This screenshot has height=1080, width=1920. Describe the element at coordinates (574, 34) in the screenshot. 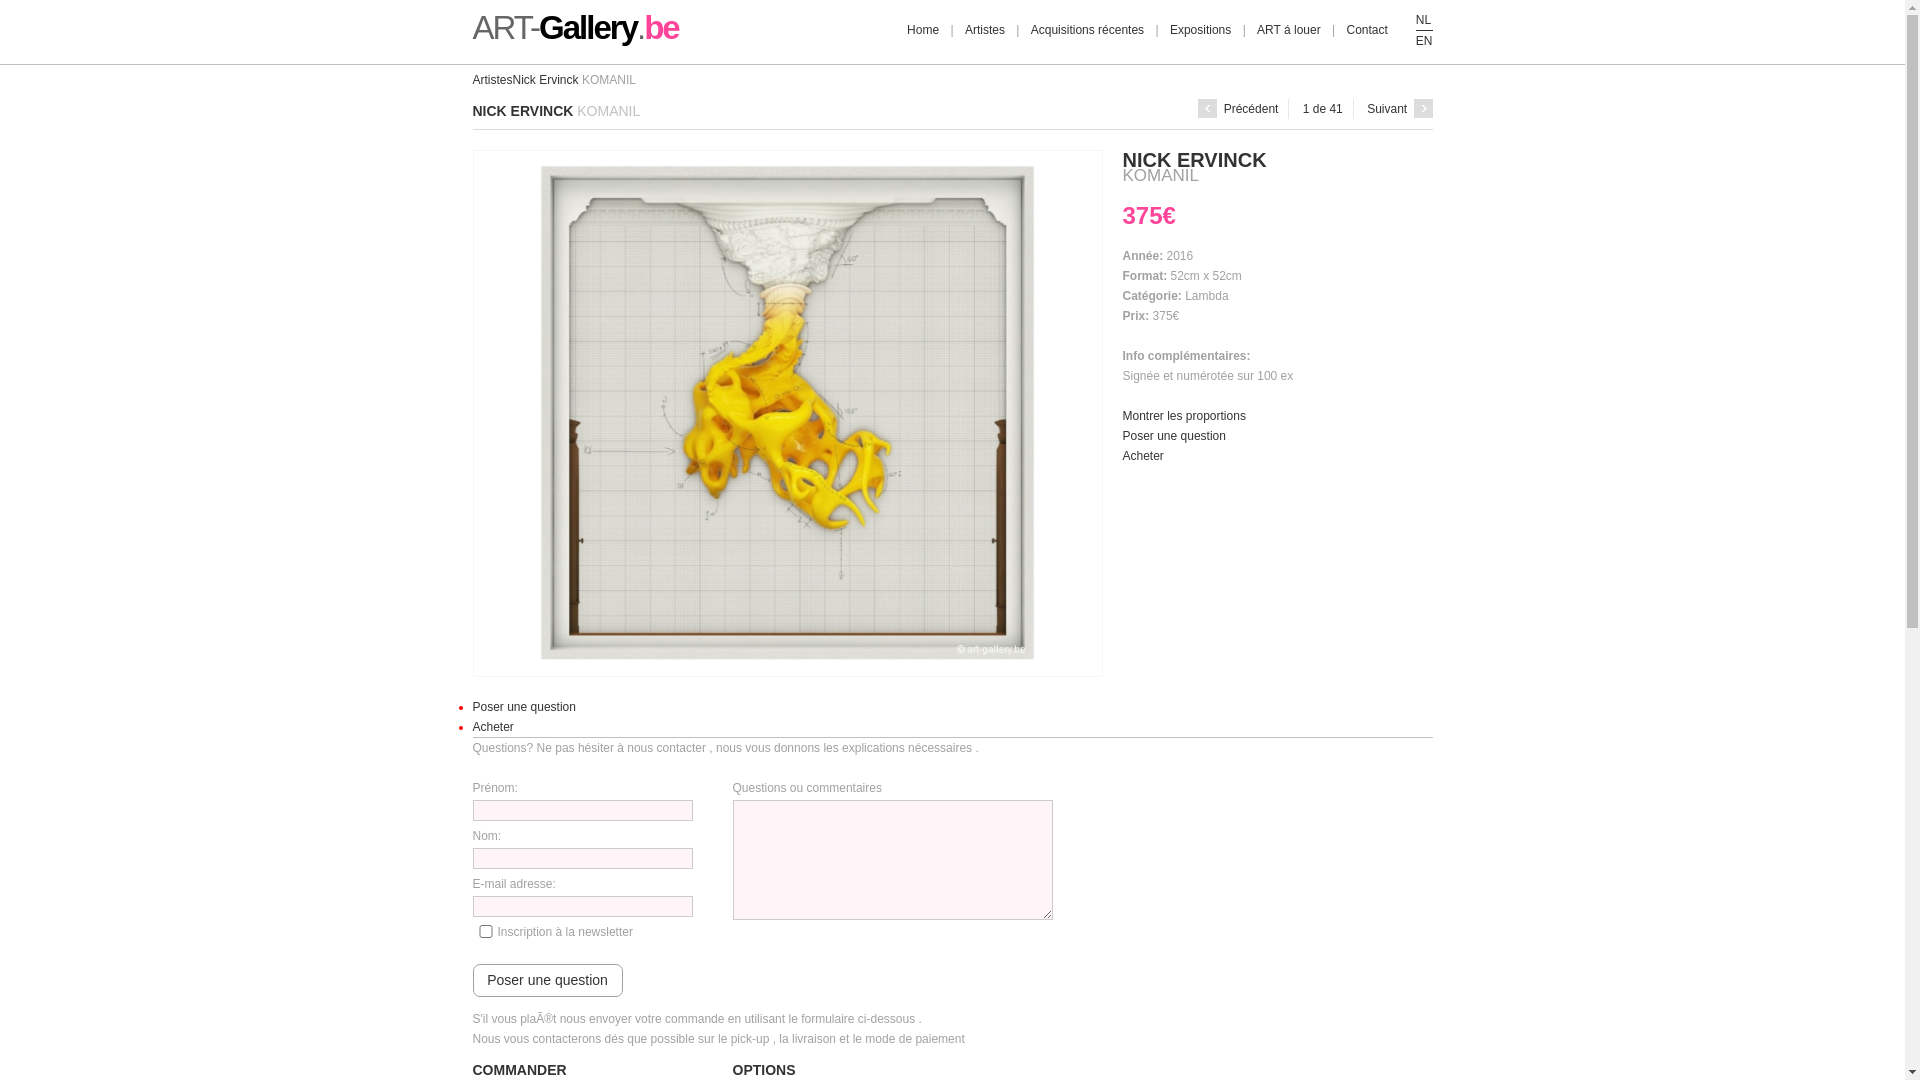

I see `'ART-Gallery.be'` at that location.